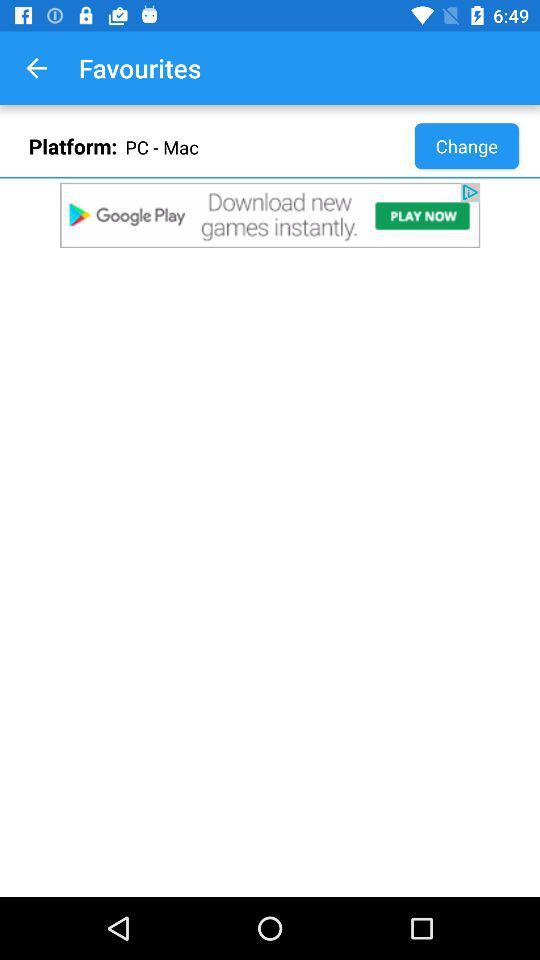 The image size is (540, 960). I want to click on click on advertisements, so click(270, 215).